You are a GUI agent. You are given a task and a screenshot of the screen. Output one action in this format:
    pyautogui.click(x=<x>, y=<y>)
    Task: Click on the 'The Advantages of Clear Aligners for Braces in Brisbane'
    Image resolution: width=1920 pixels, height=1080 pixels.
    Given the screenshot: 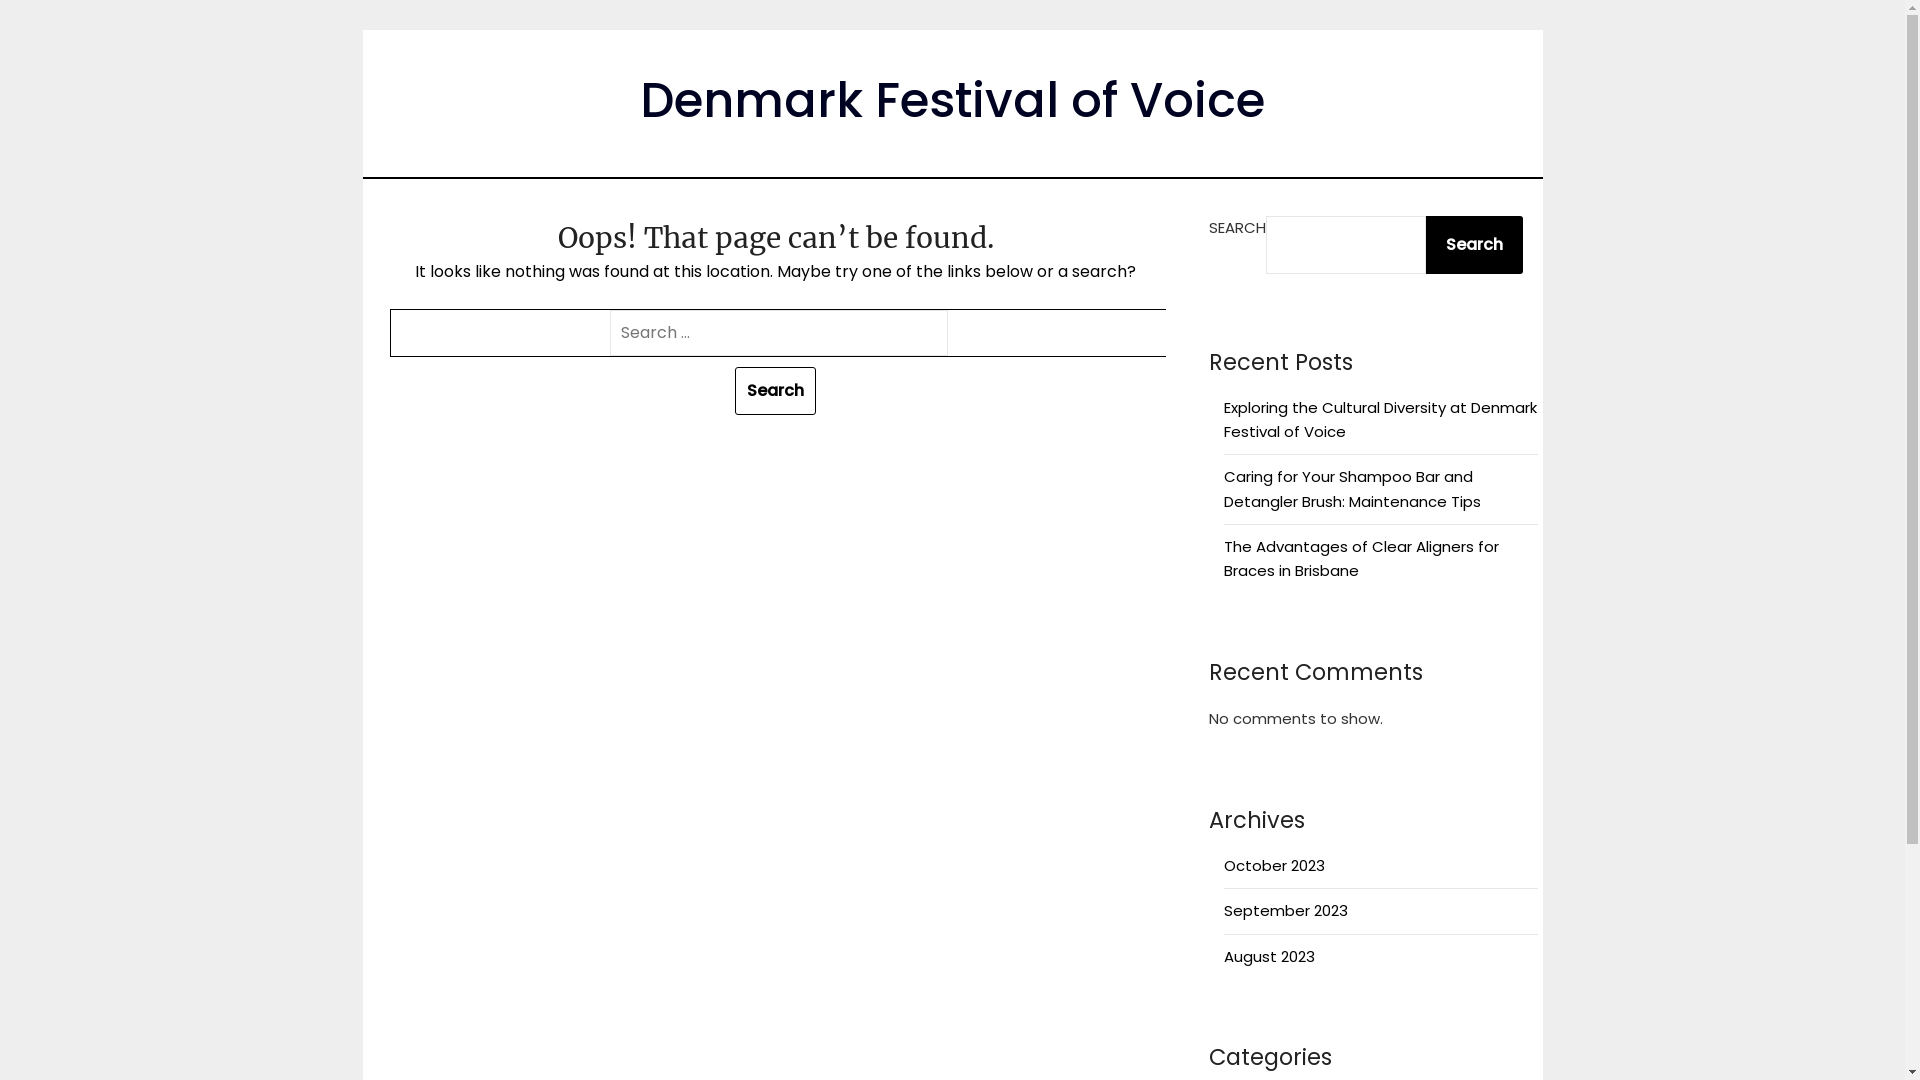 What is the action you would take?
    pyautogui.click(x=1360, y=558)
    